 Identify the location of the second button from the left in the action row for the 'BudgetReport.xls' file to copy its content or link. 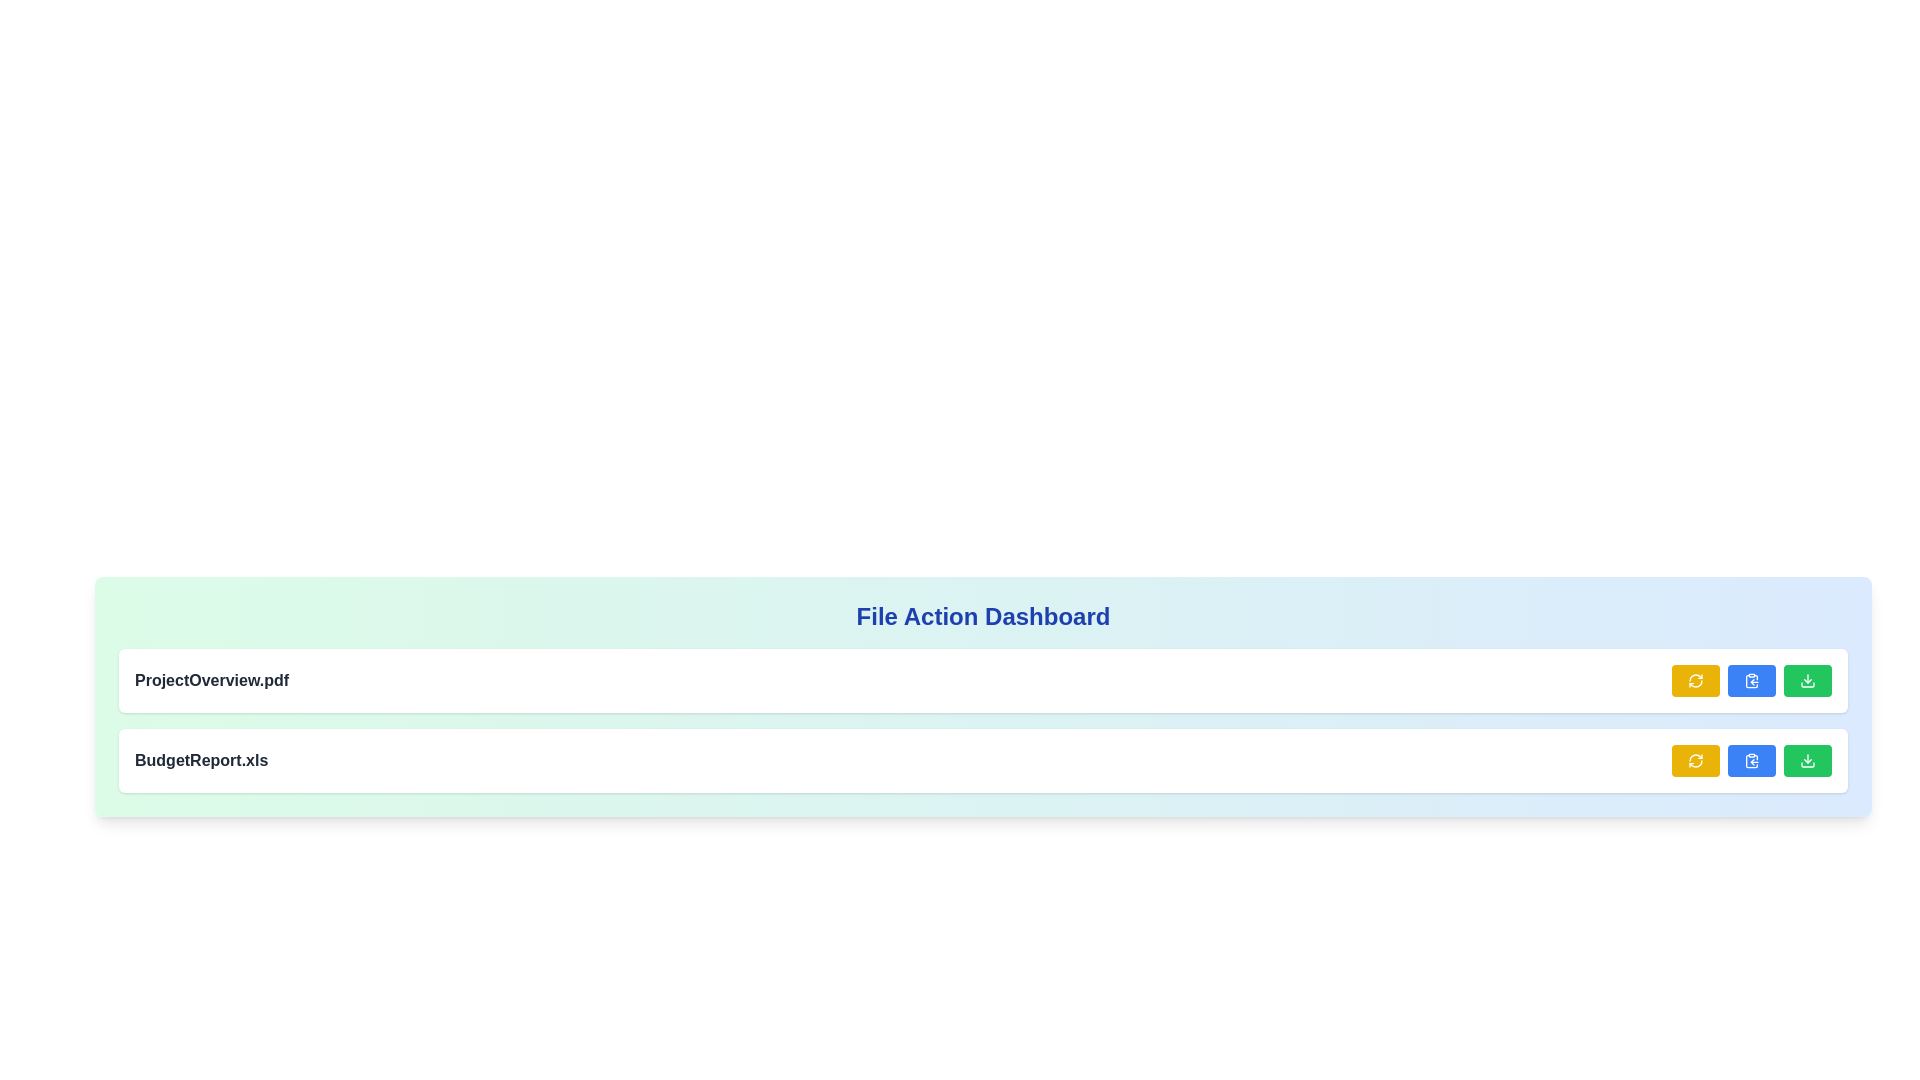
(1751, 760).